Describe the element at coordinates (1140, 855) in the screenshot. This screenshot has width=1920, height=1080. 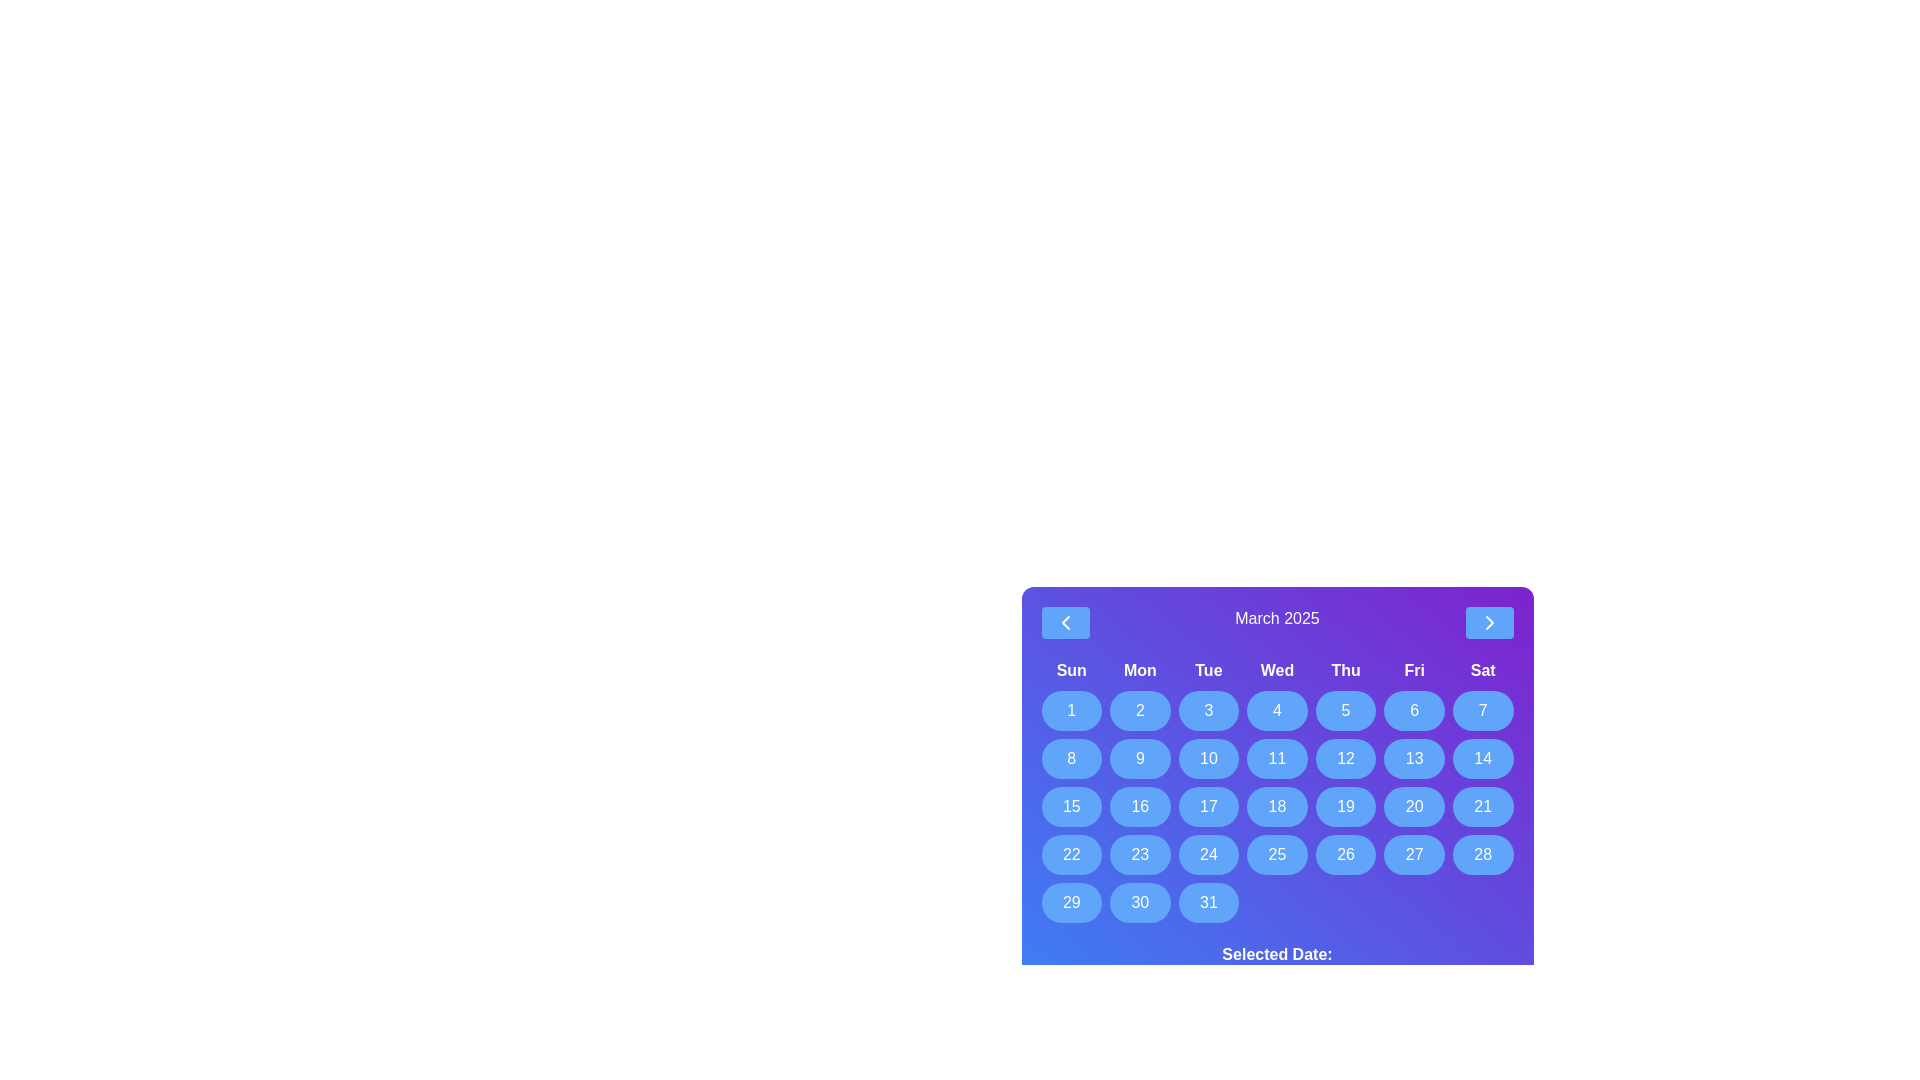
I see `the selectable date button for March 23rd in the calendar interface, located in the 6th row and 2nd column` at that location.